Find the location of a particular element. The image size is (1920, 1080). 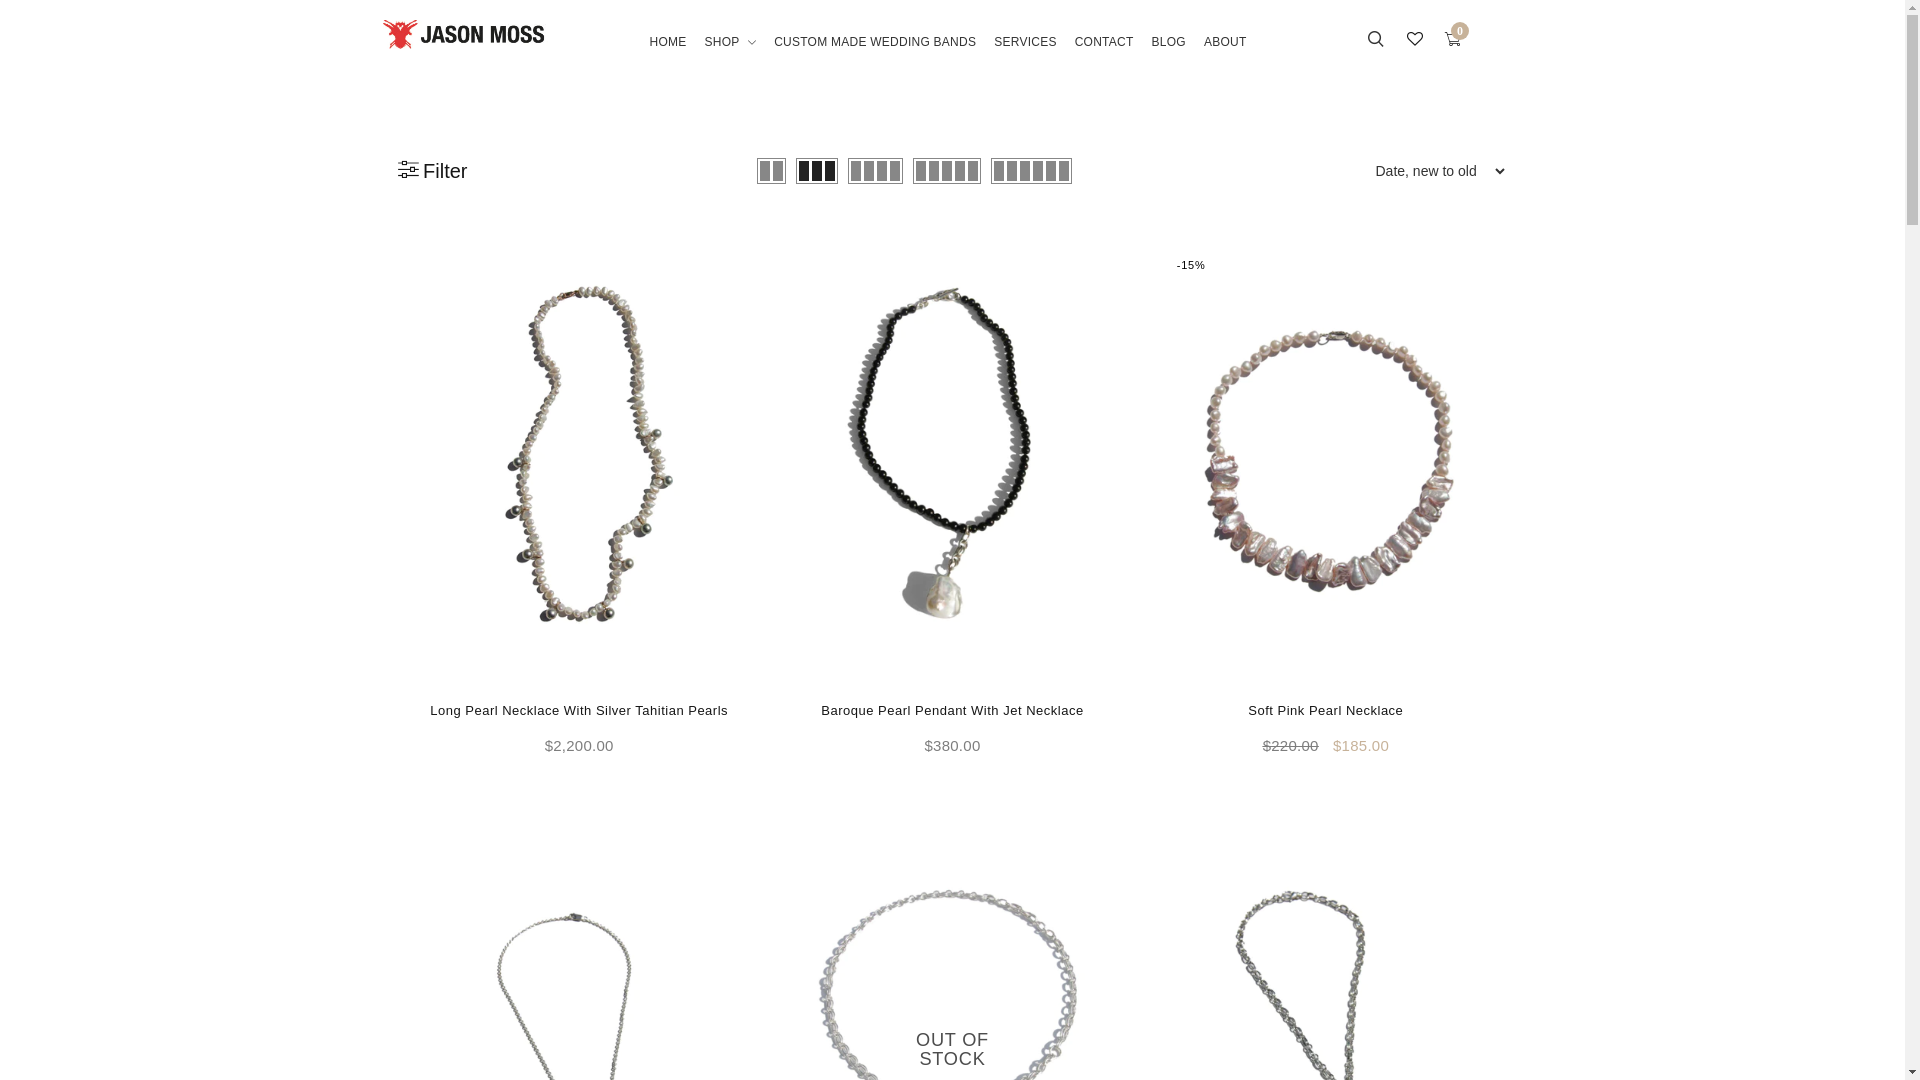

'2 col' is located at coordinates (770, 169).